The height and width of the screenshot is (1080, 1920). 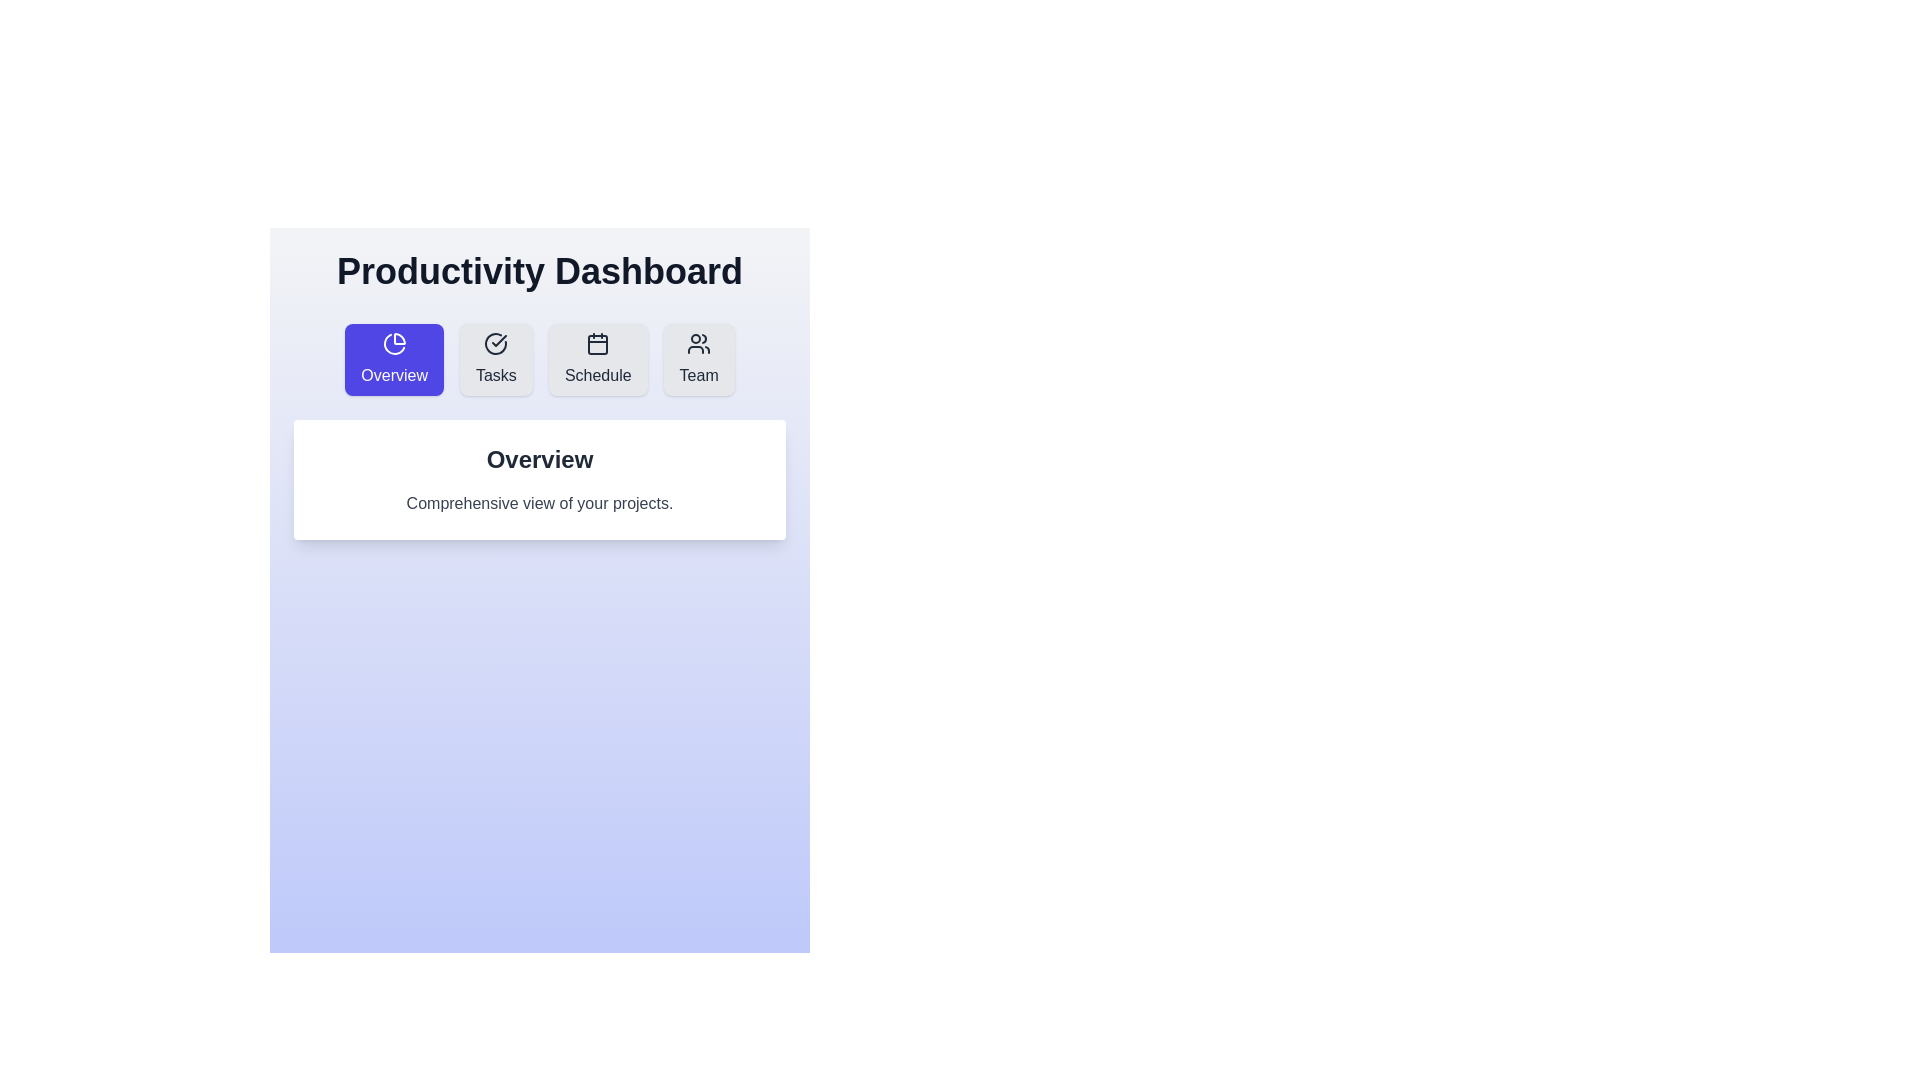 What do you see at coordinates (394, 358) in the screenshot?
I see `the tab button labeled Overview to switch to its view` at bounding box center [394, 358].